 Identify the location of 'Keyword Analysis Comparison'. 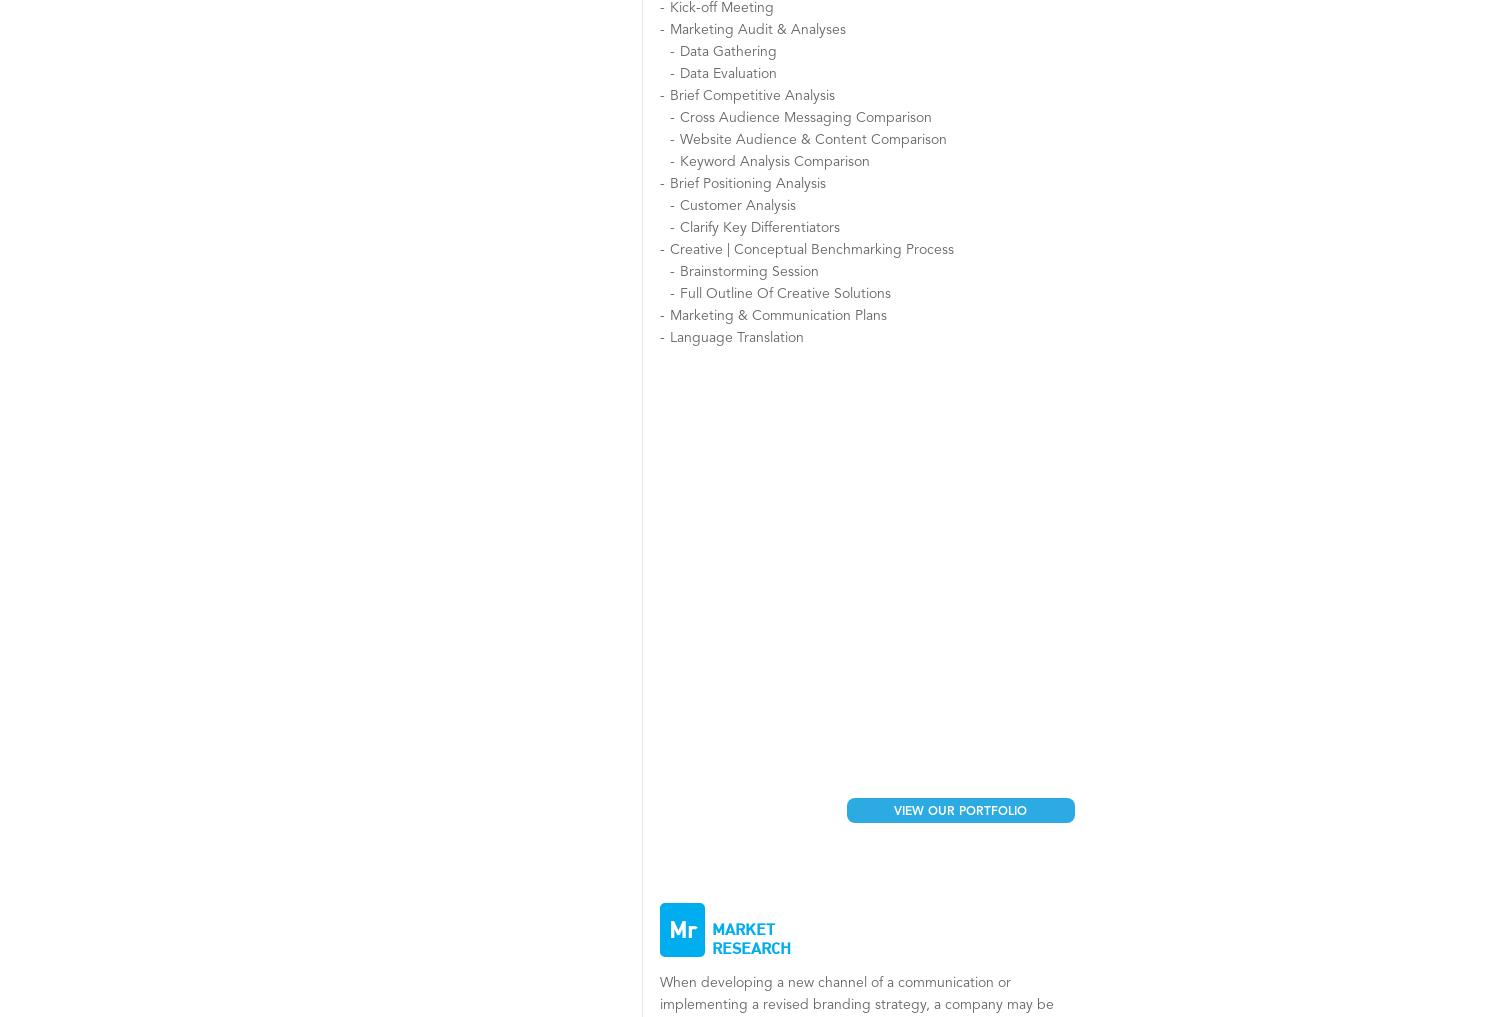
(679, 161).